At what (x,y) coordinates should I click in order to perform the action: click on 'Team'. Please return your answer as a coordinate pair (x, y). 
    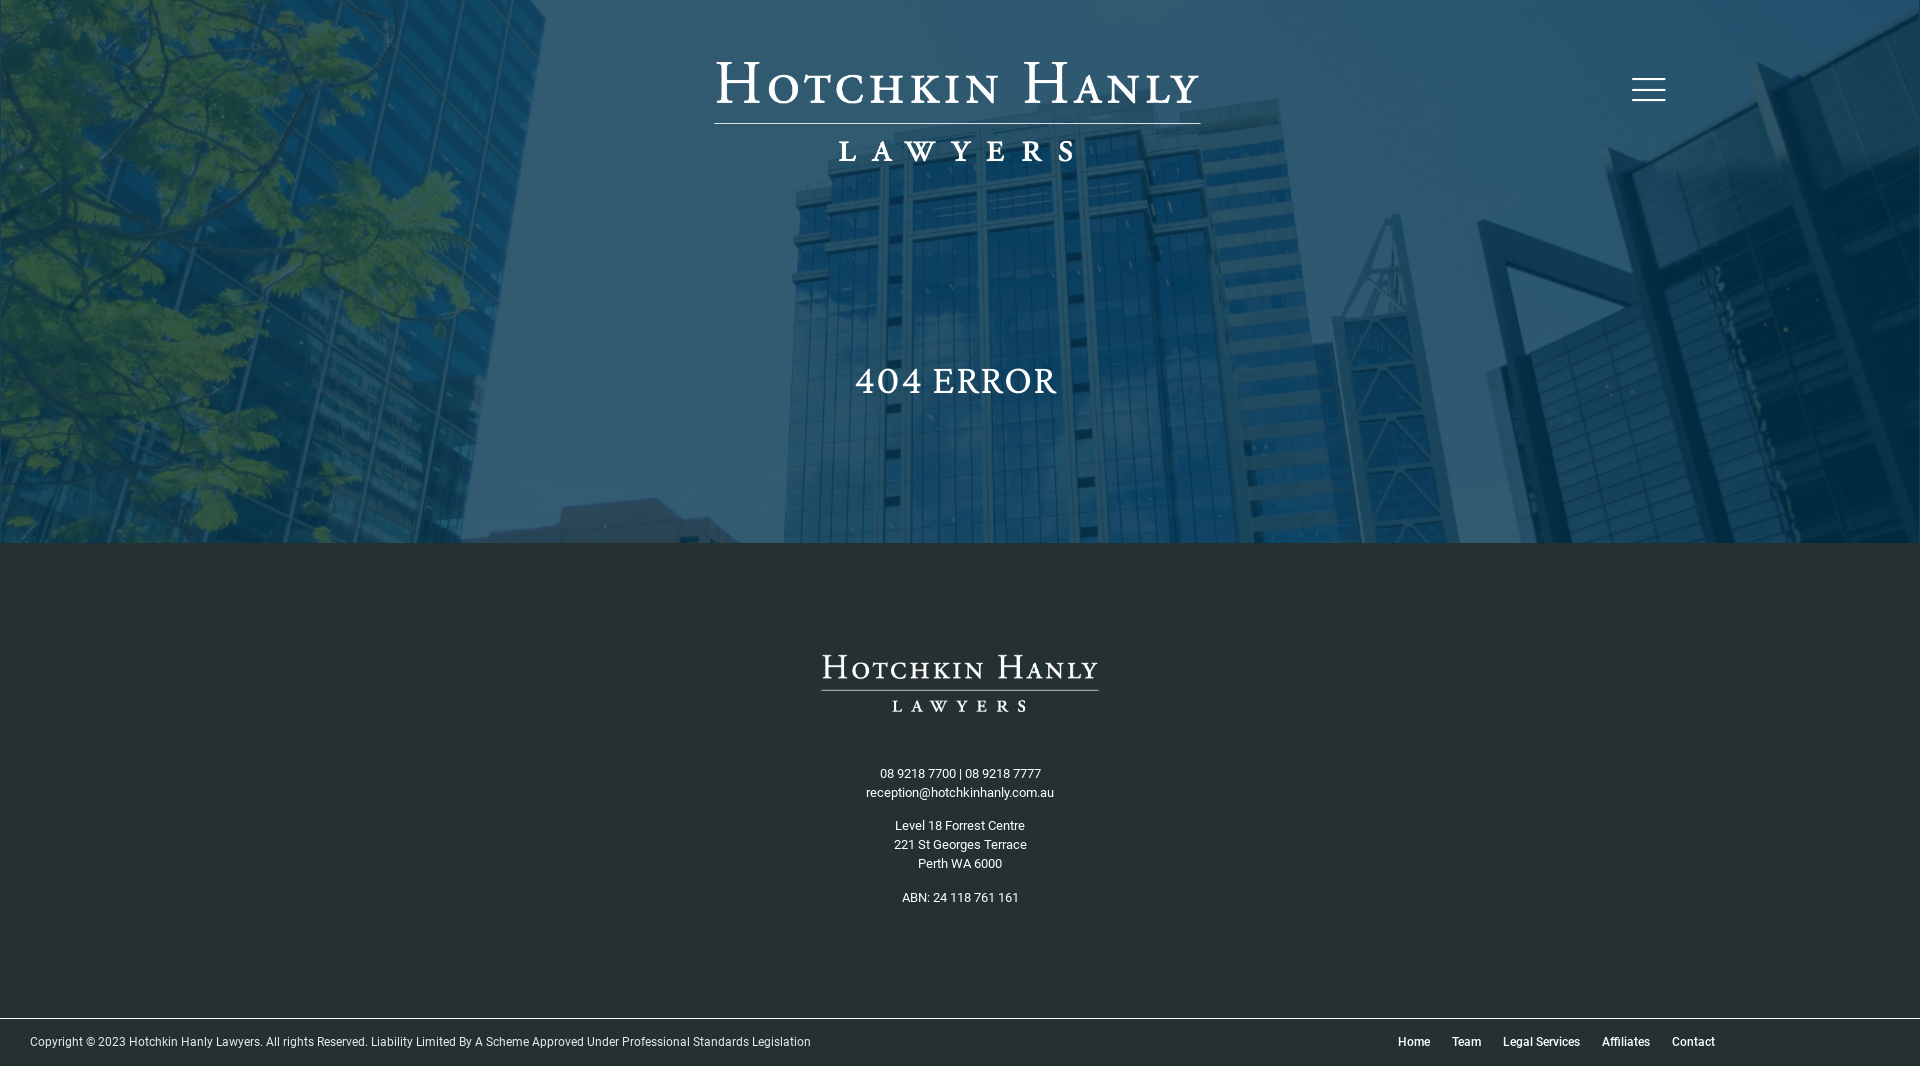
    Looking at the image, I should click on (1466, 1041).